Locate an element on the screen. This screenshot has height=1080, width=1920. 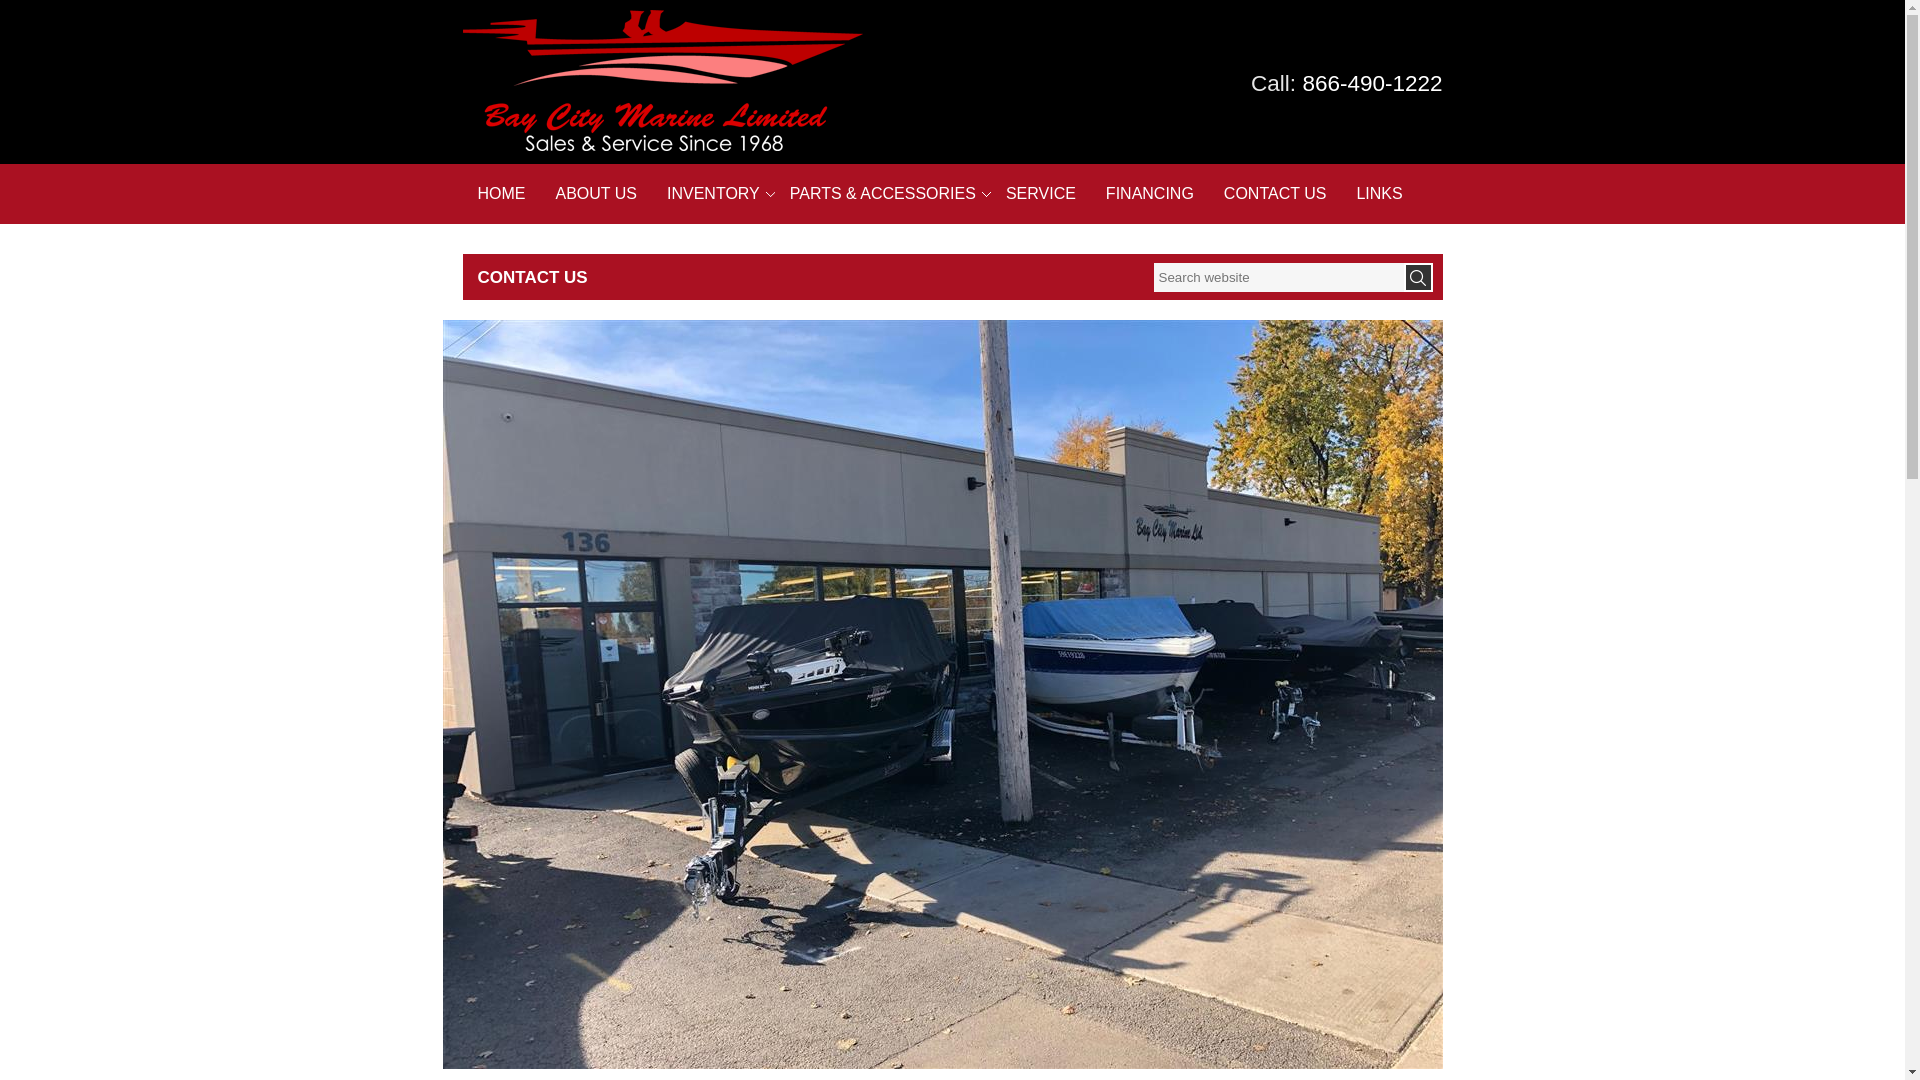
'HOME' is located at coordinates (500, 193).